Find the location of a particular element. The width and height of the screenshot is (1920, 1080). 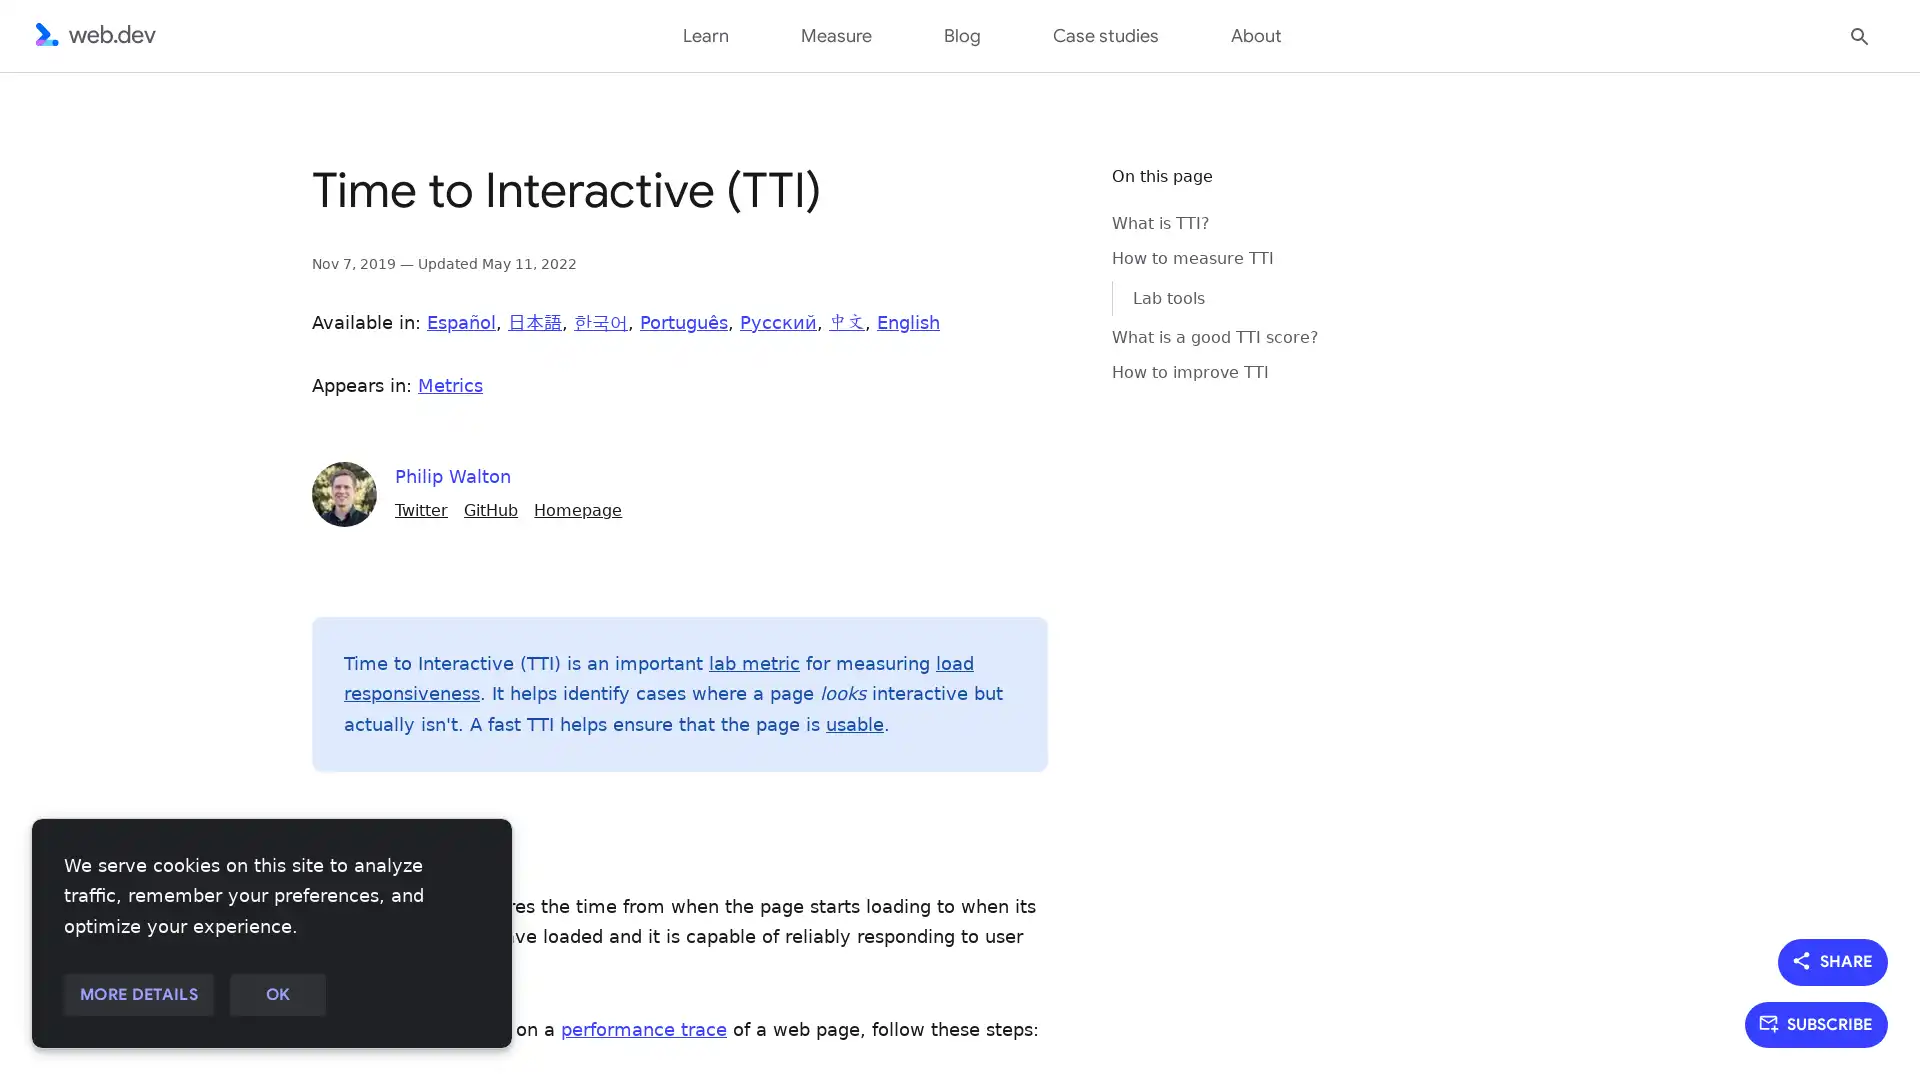

Open search is located at coordinates (1859, 34).